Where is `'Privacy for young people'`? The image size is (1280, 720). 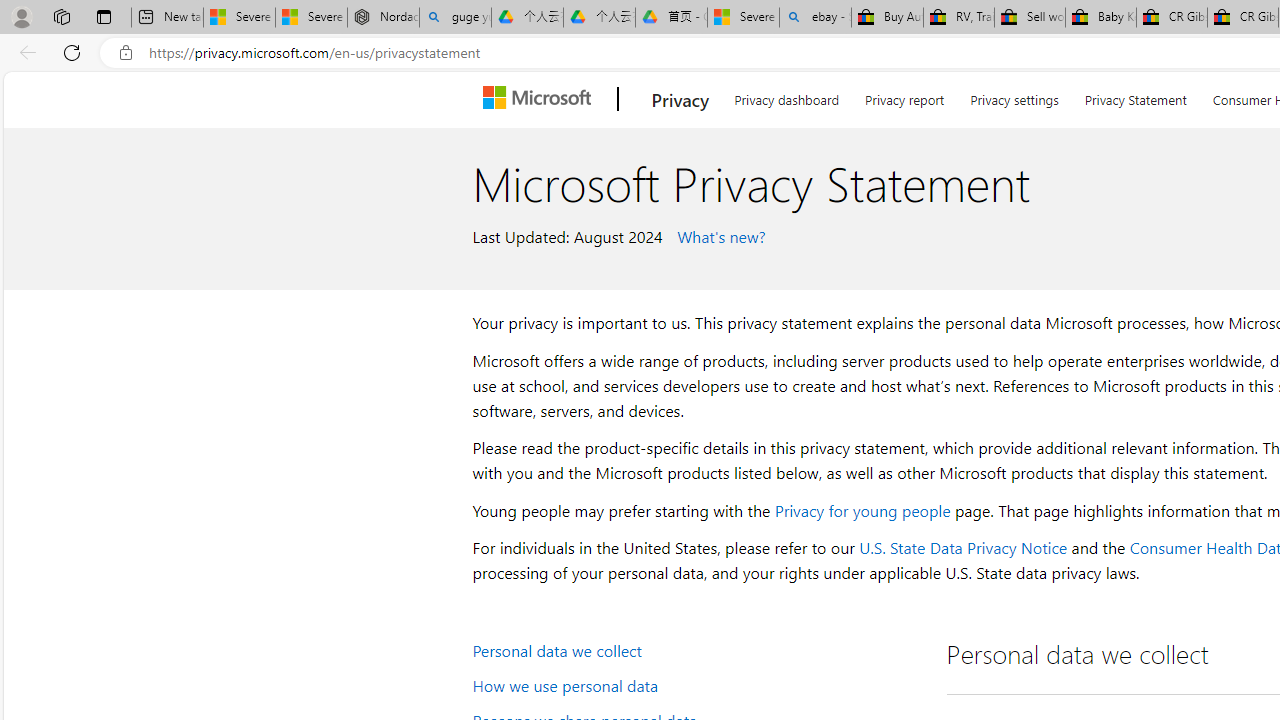 'Privacy for young people' is located at coordinates (862, 509).